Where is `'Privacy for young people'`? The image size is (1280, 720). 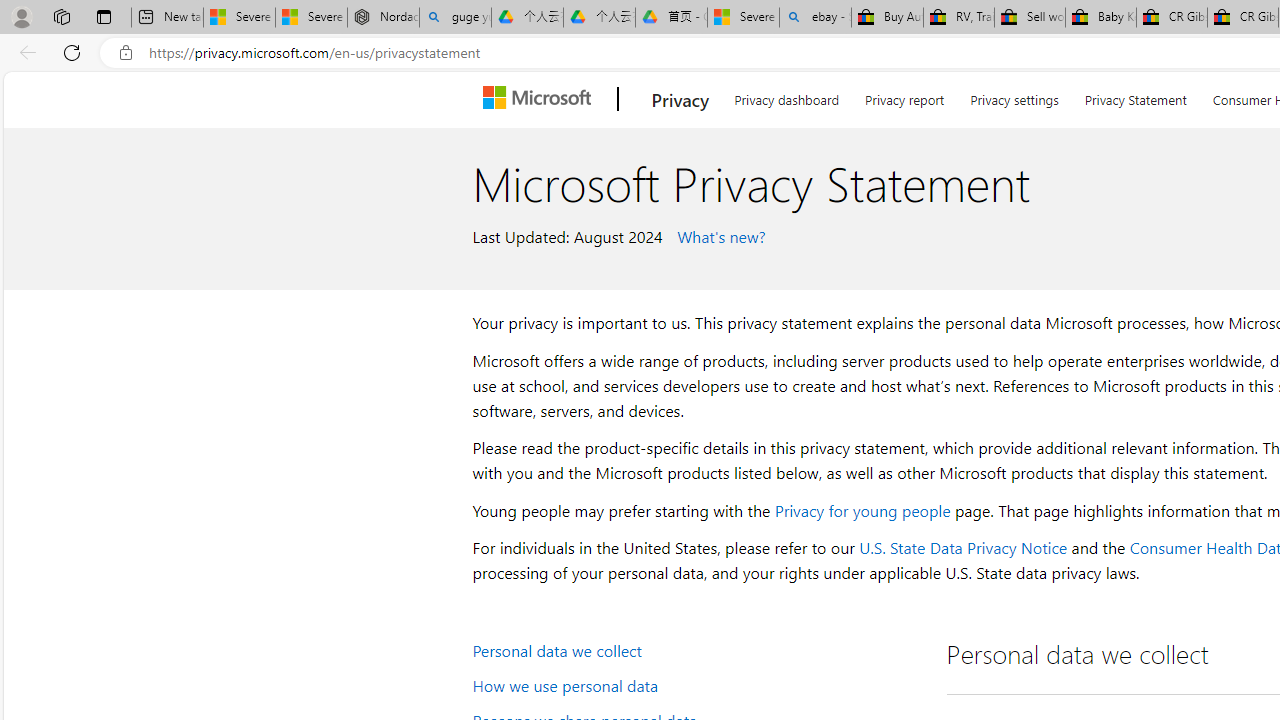 'Privacy for young people' is located at coordinates (862, 509).